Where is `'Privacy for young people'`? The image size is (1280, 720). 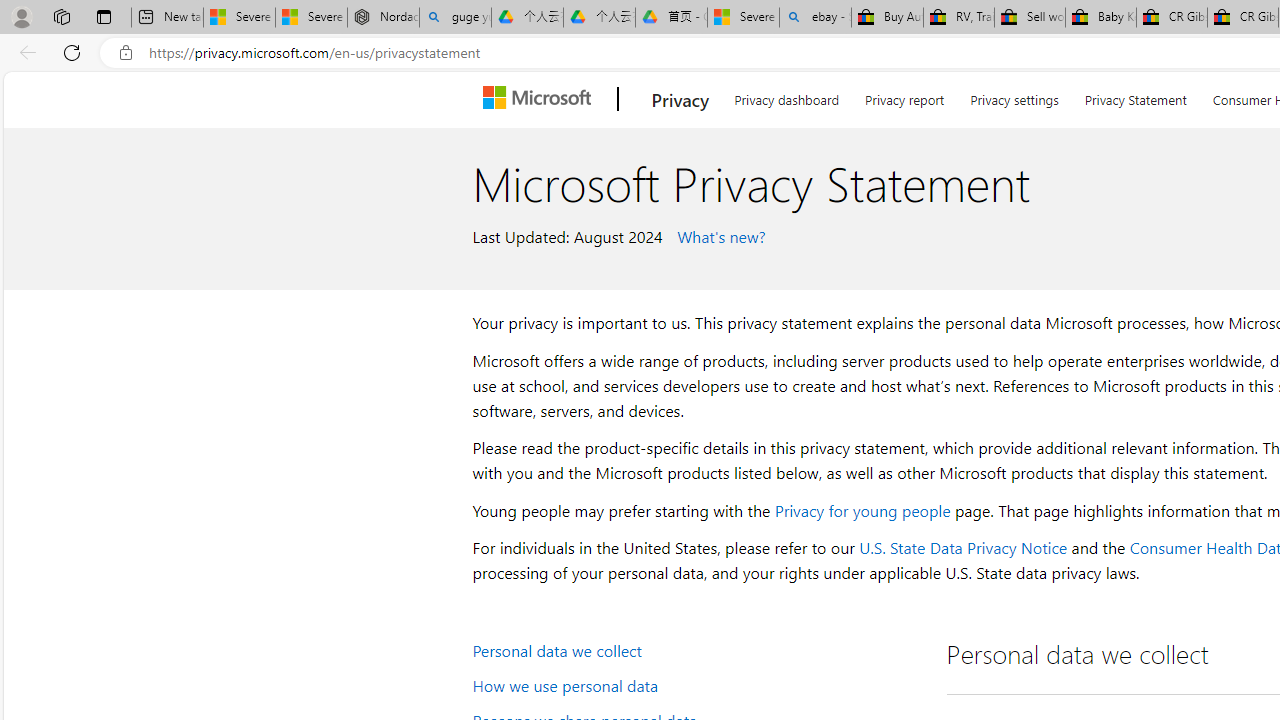 'Privacy for young people' is located at coordinates (862, 509).